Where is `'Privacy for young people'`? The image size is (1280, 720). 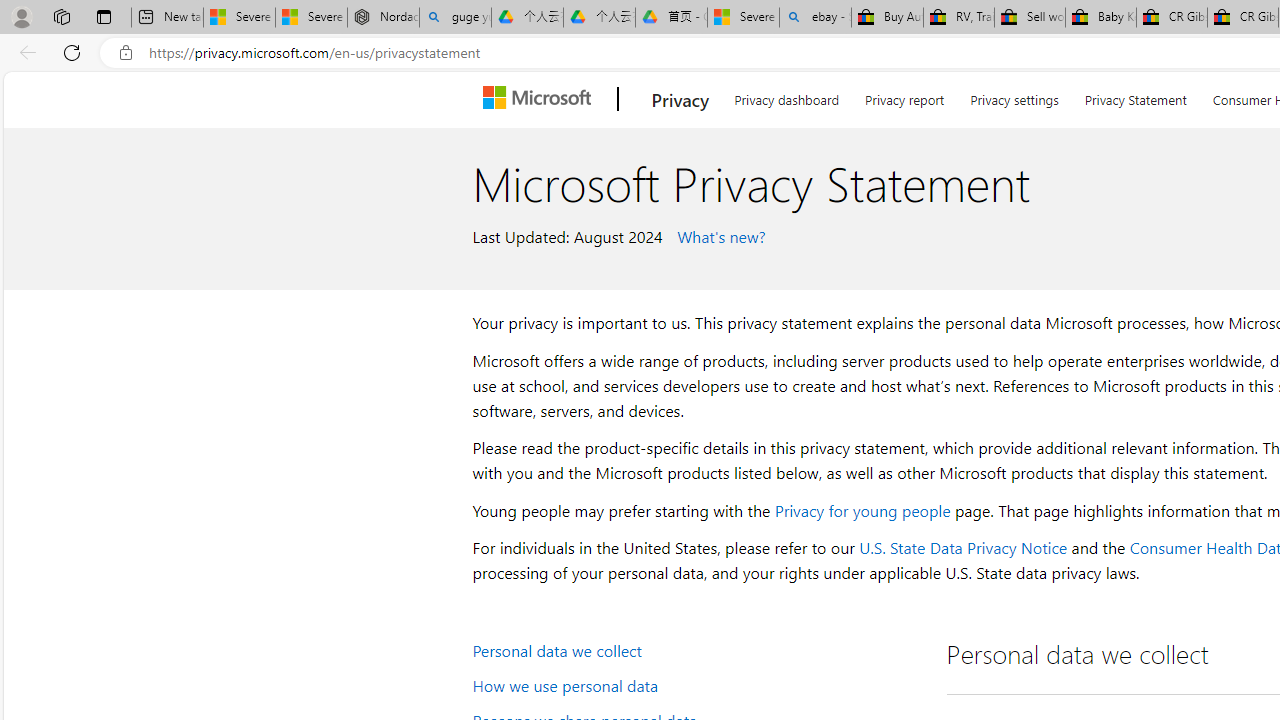 'Privacy for young people' is located at coordinates (862, 509).